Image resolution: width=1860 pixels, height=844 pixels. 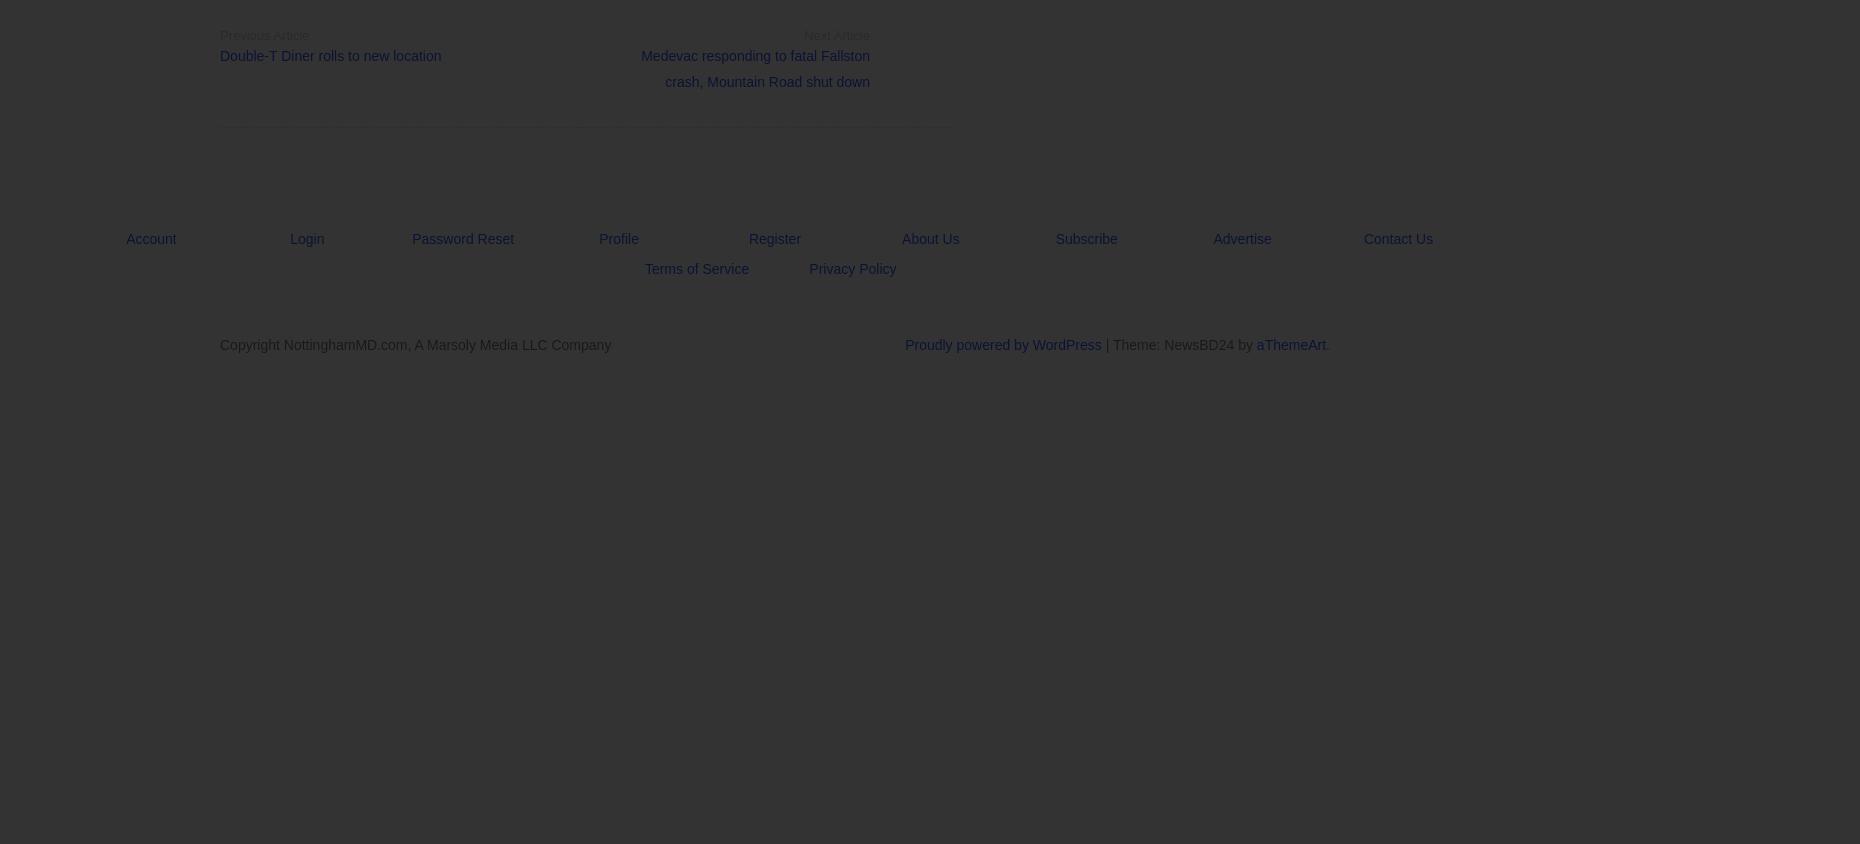 I want to click on 'Profile', so click(x=598, y=238).